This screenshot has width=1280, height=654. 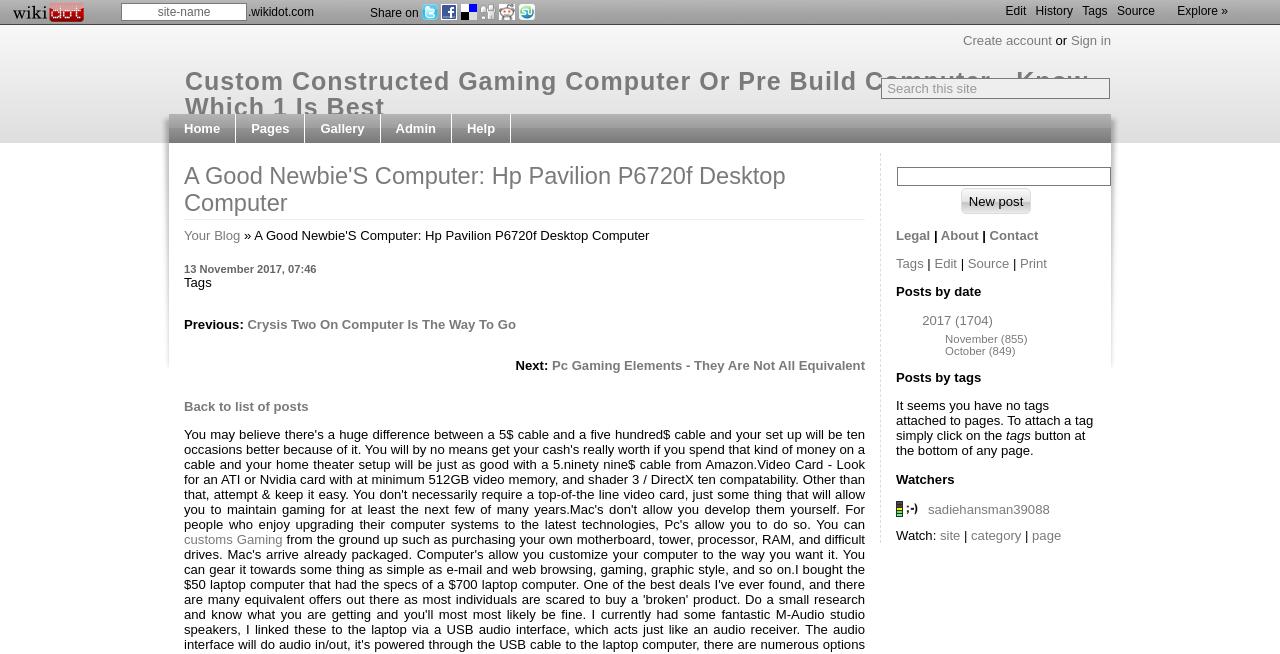 What do you see at coordinates (211, 235) in the screenshot?
I see `'Your Blog'` at bounding box center [211, 235].